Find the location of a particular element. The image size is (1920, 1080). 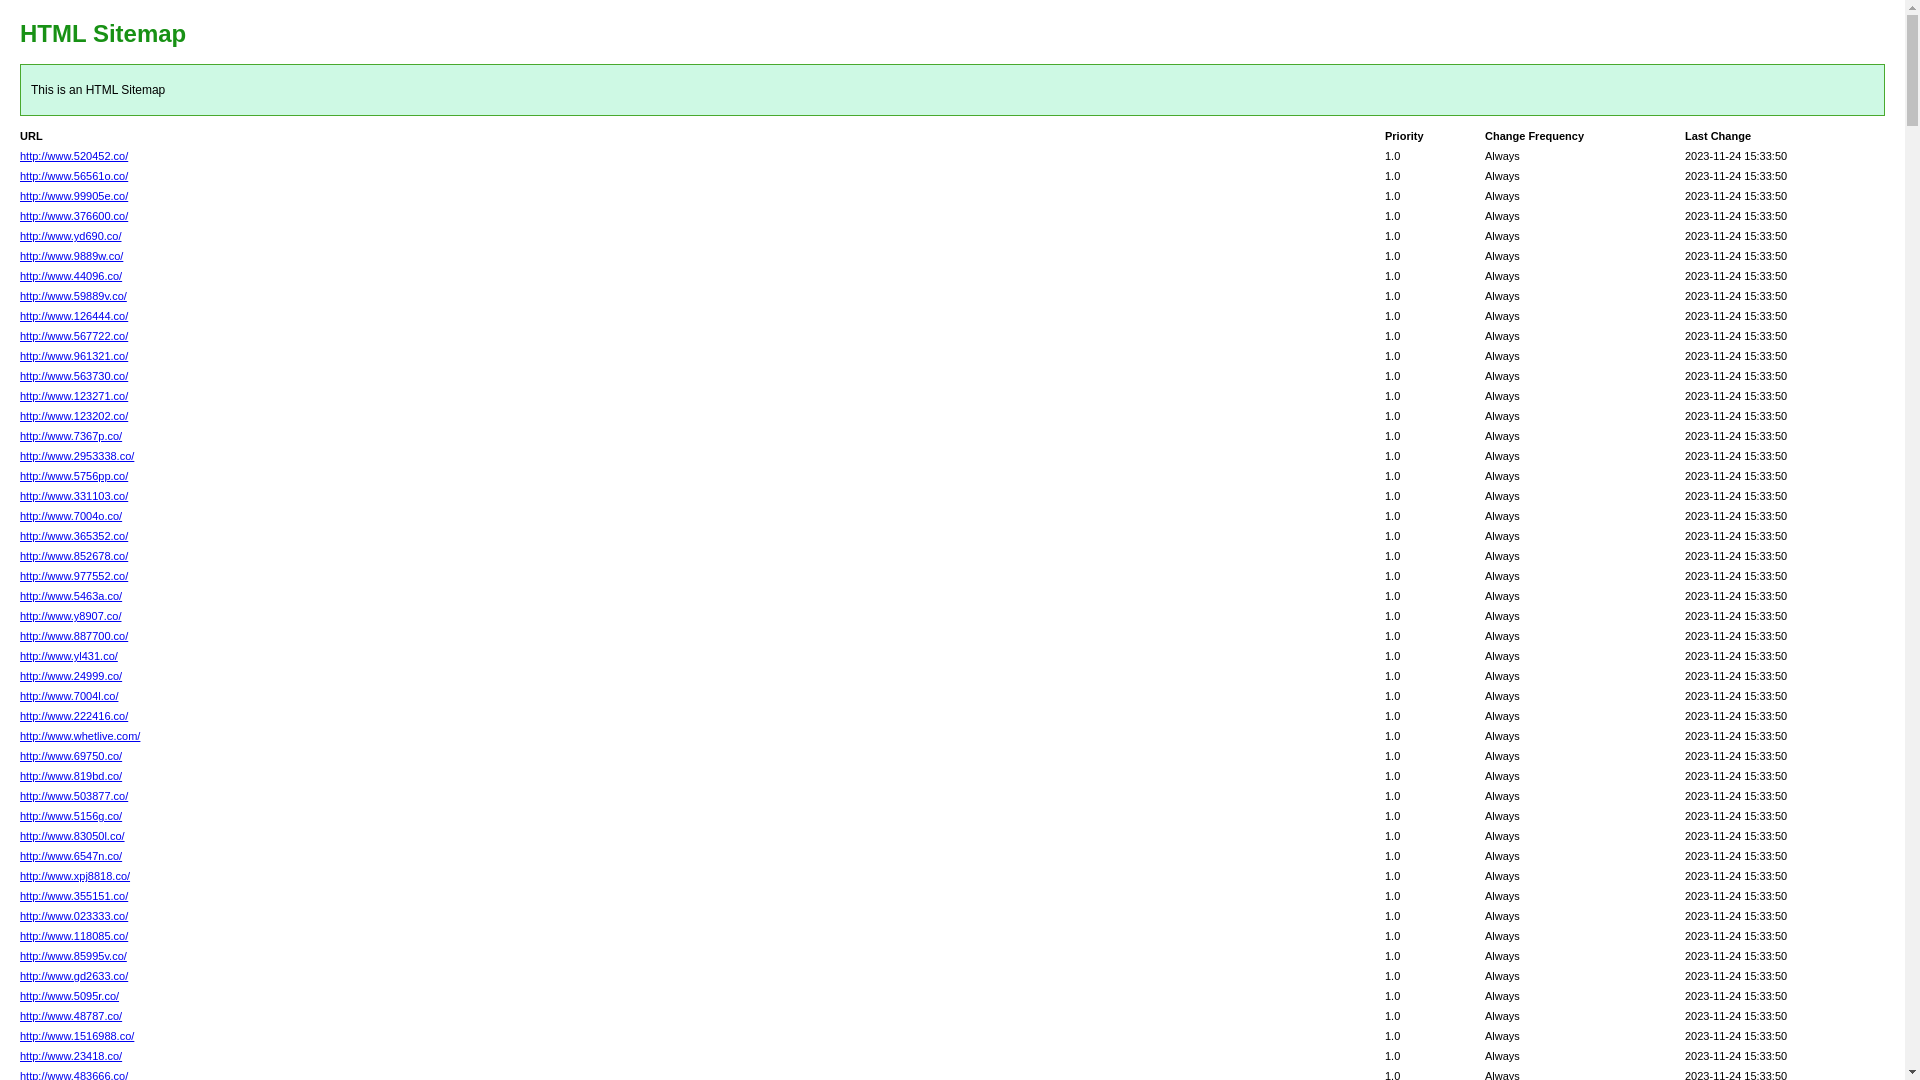

'http://www.563730.co/' is located at coordinates (73, 375).